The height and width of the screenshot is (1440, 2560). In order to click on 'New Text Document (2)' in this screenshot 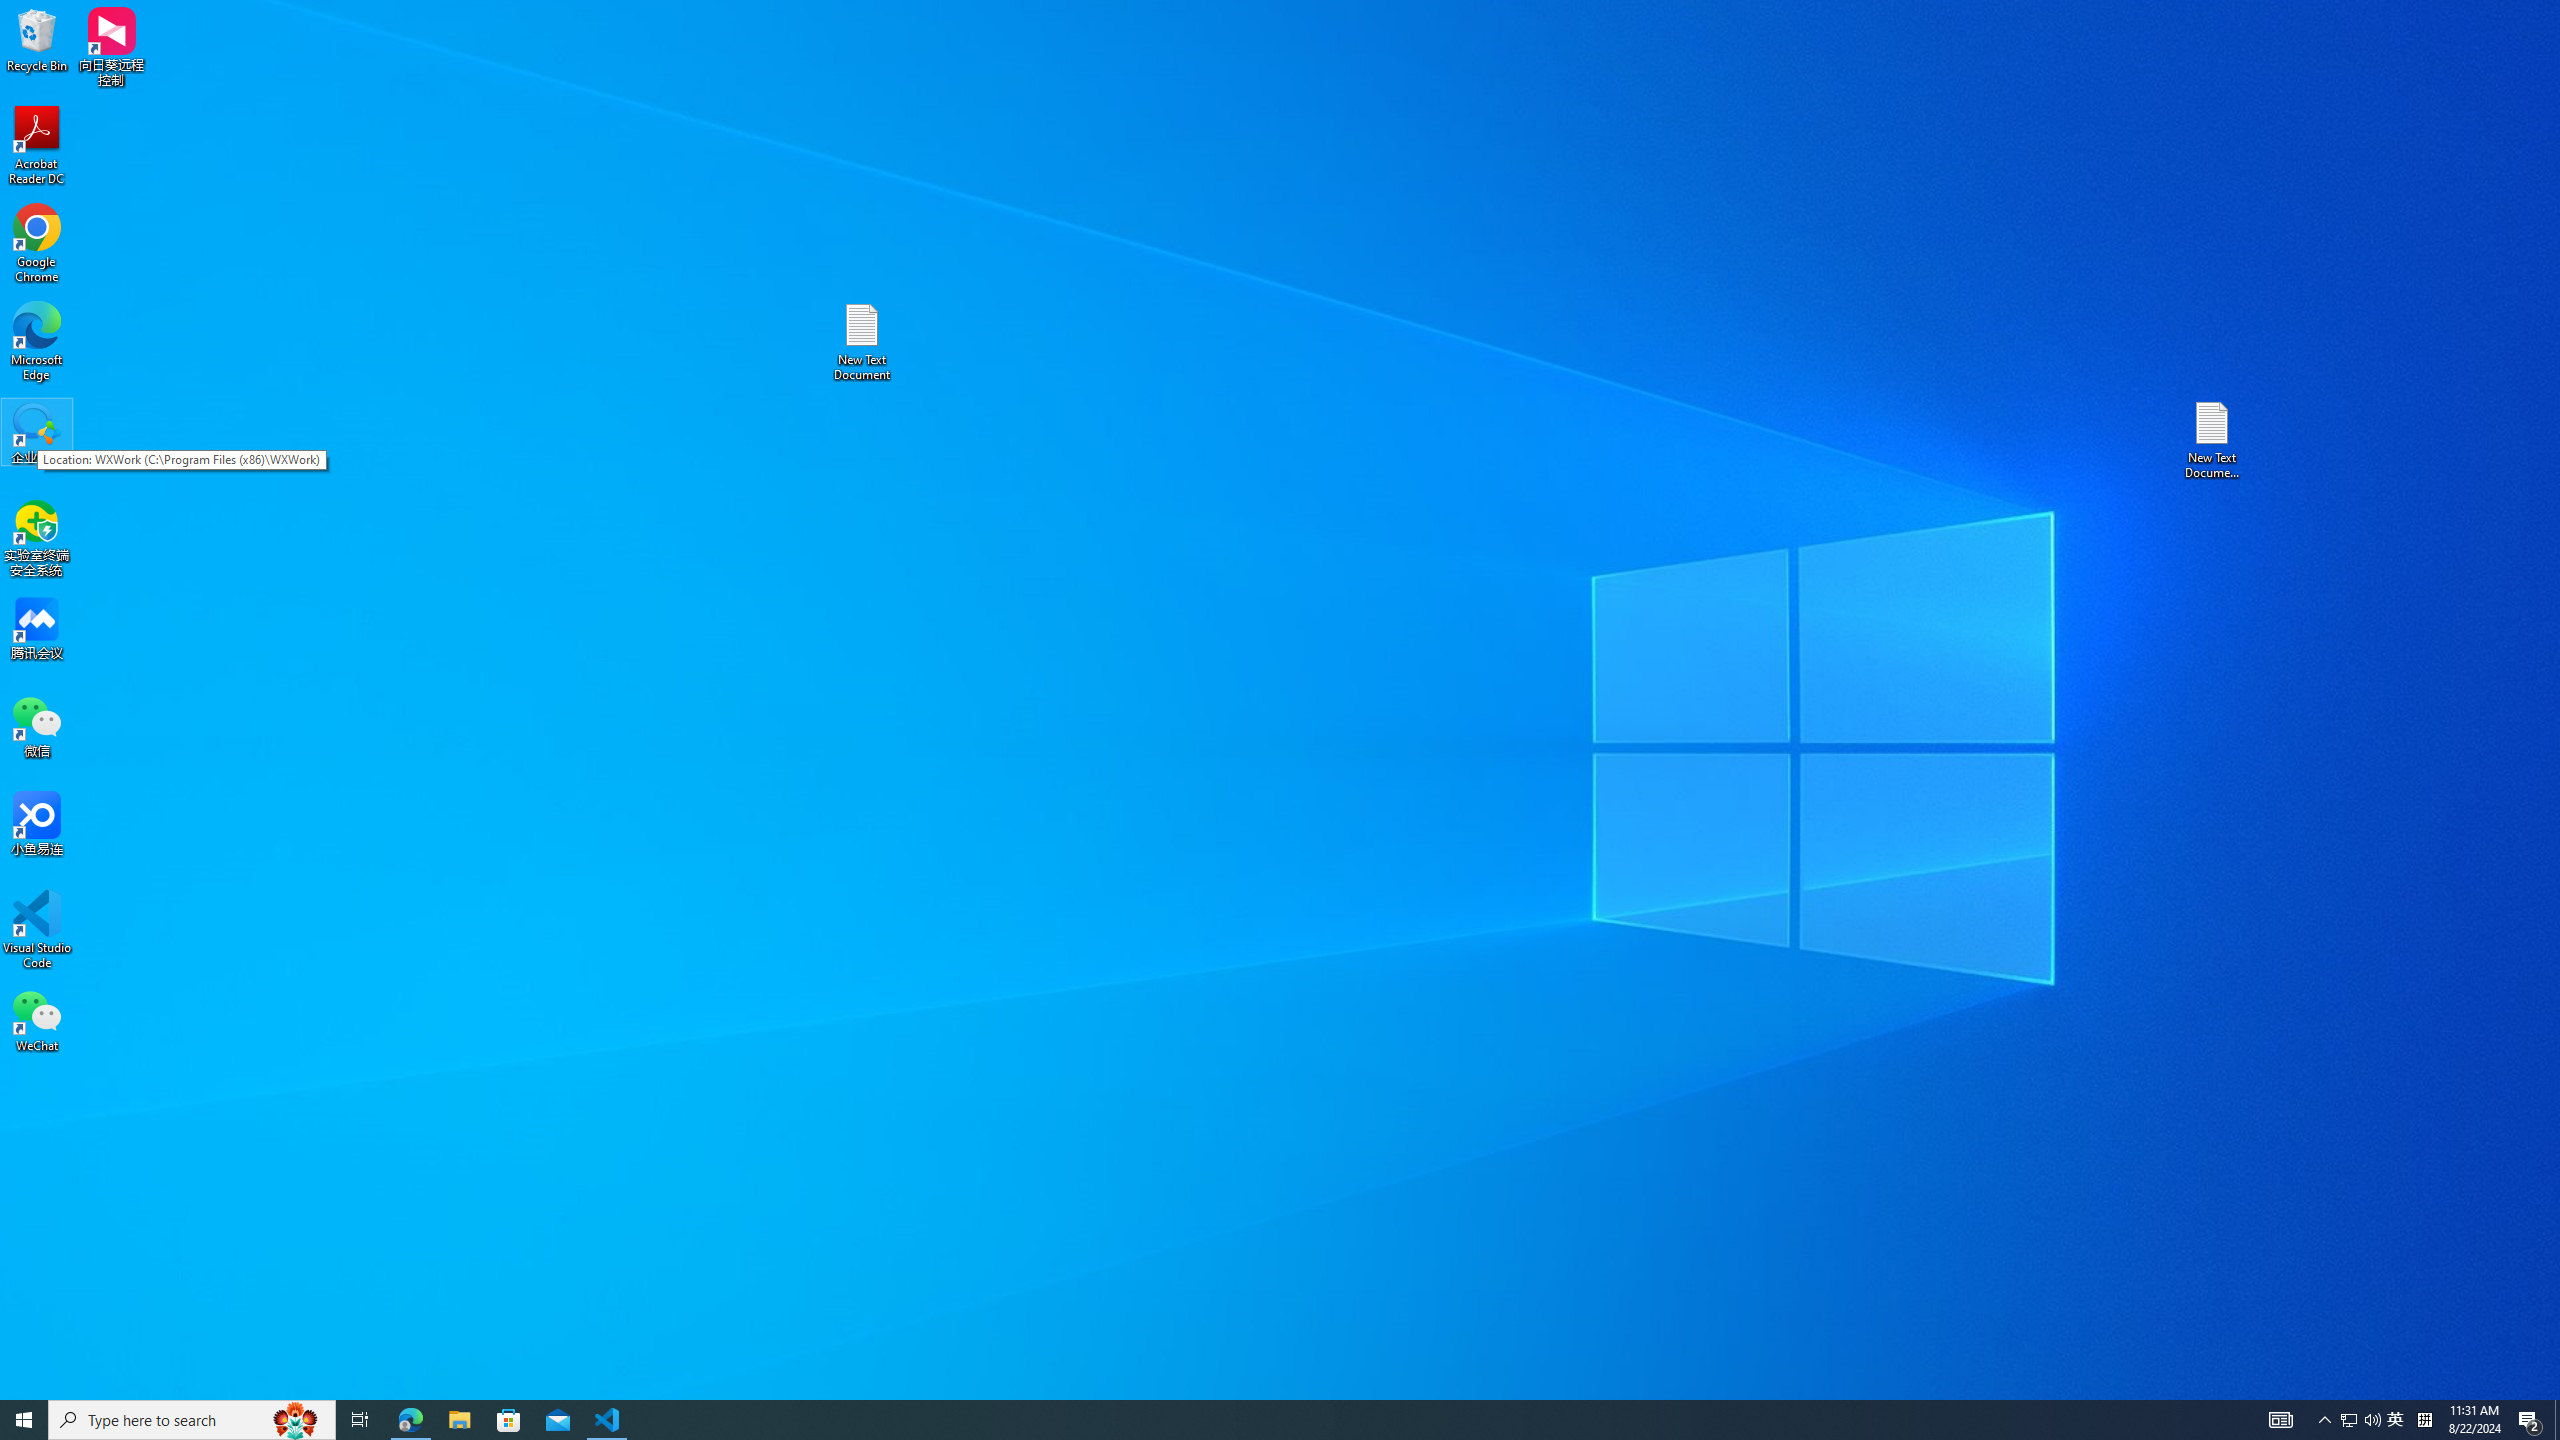, I will do `click(2213, 438)`.